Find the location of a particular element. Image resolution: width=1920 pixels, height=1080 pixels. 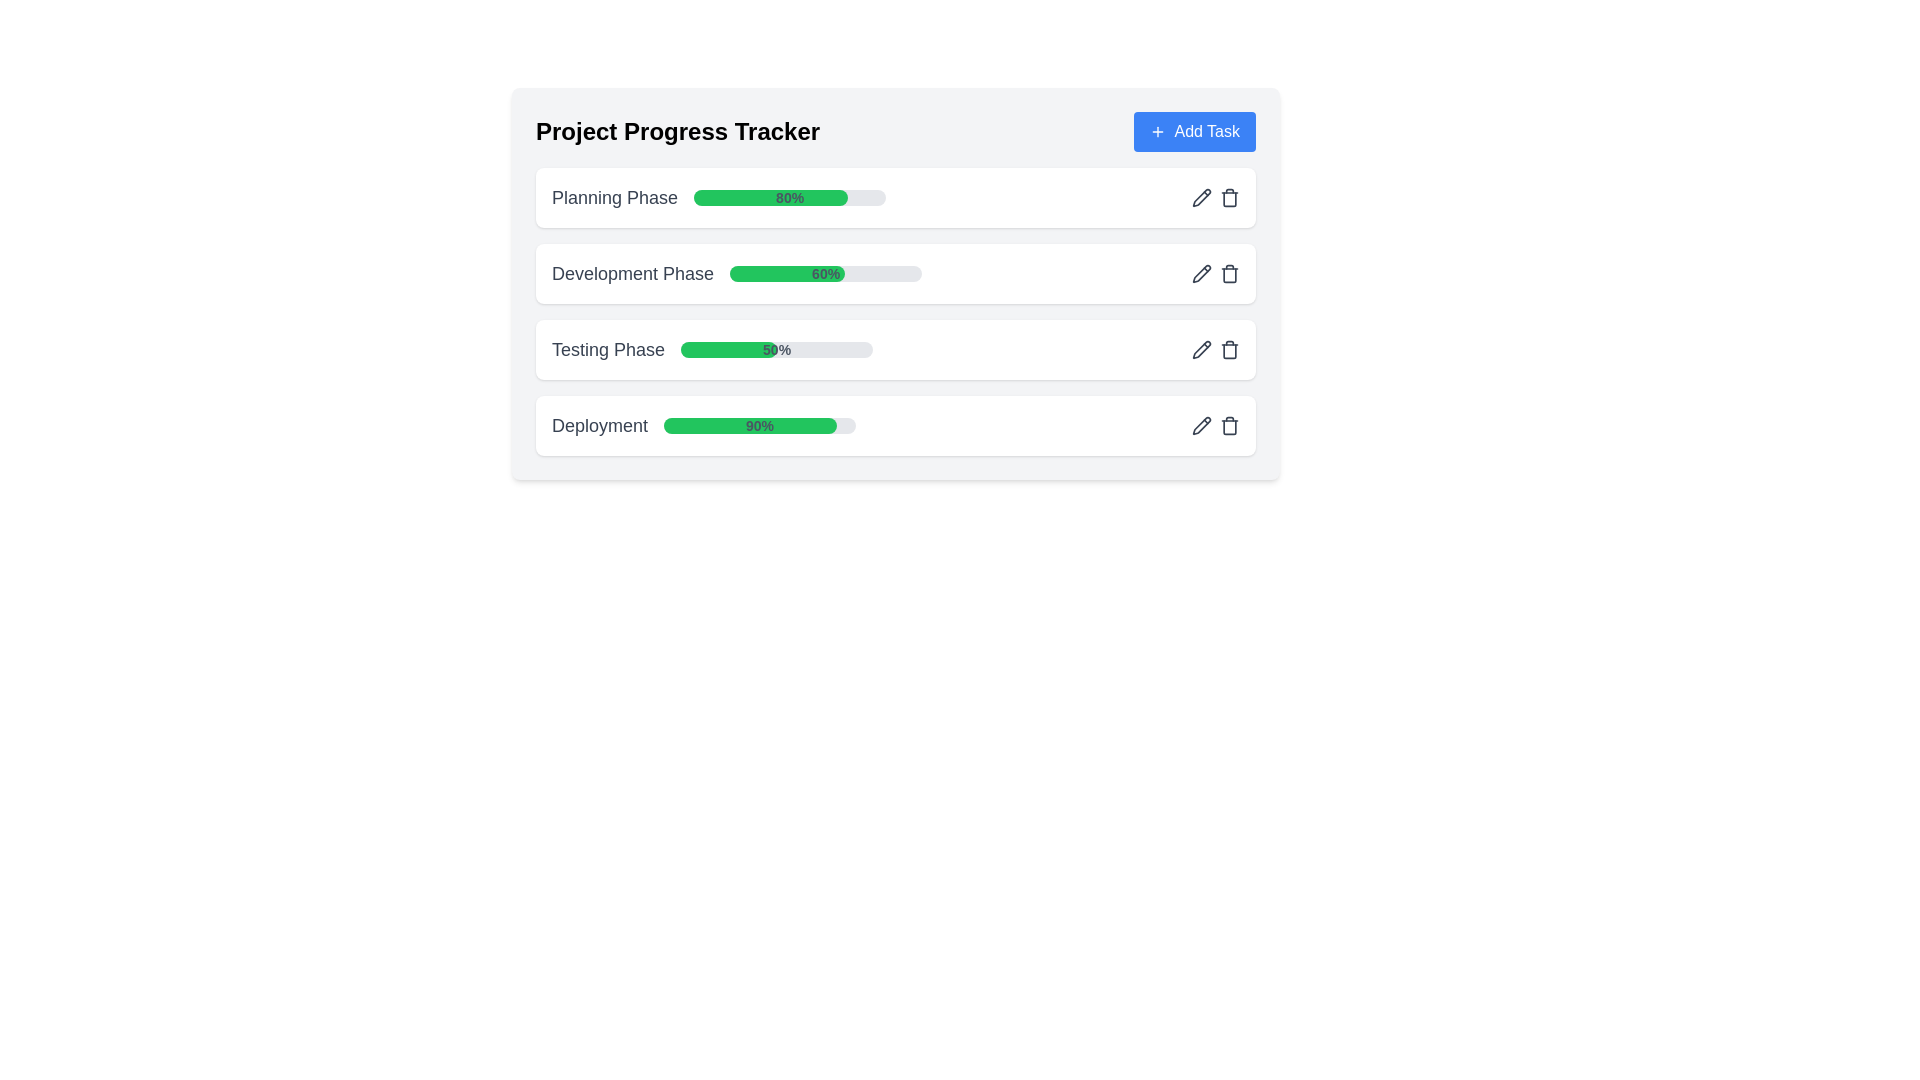

the trash can icon button on the far right of the task row is located at coordinates (1228, 197).